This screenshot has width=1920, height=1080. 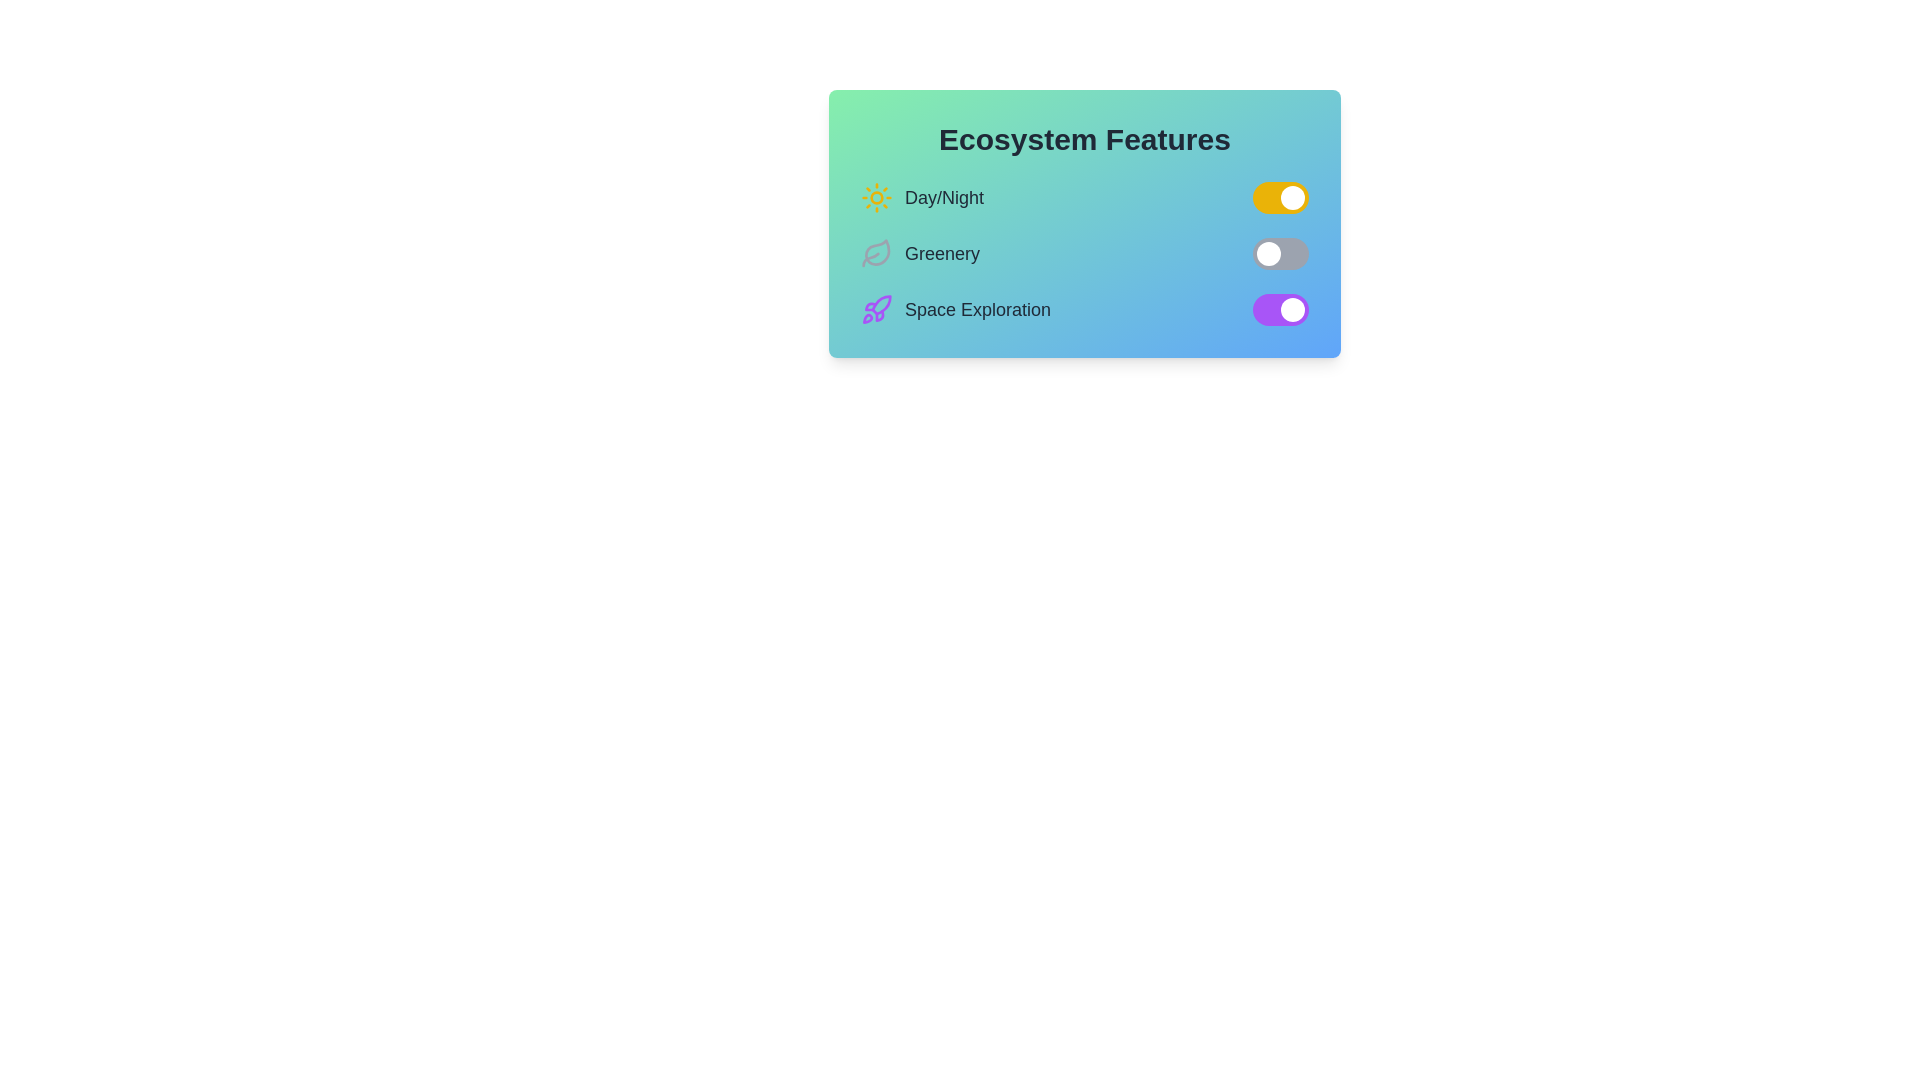 I want to click on label of the 'Greenery' feature, which is represented by a gray leaf icon and bold text next to it, so click(x=919, y=253).